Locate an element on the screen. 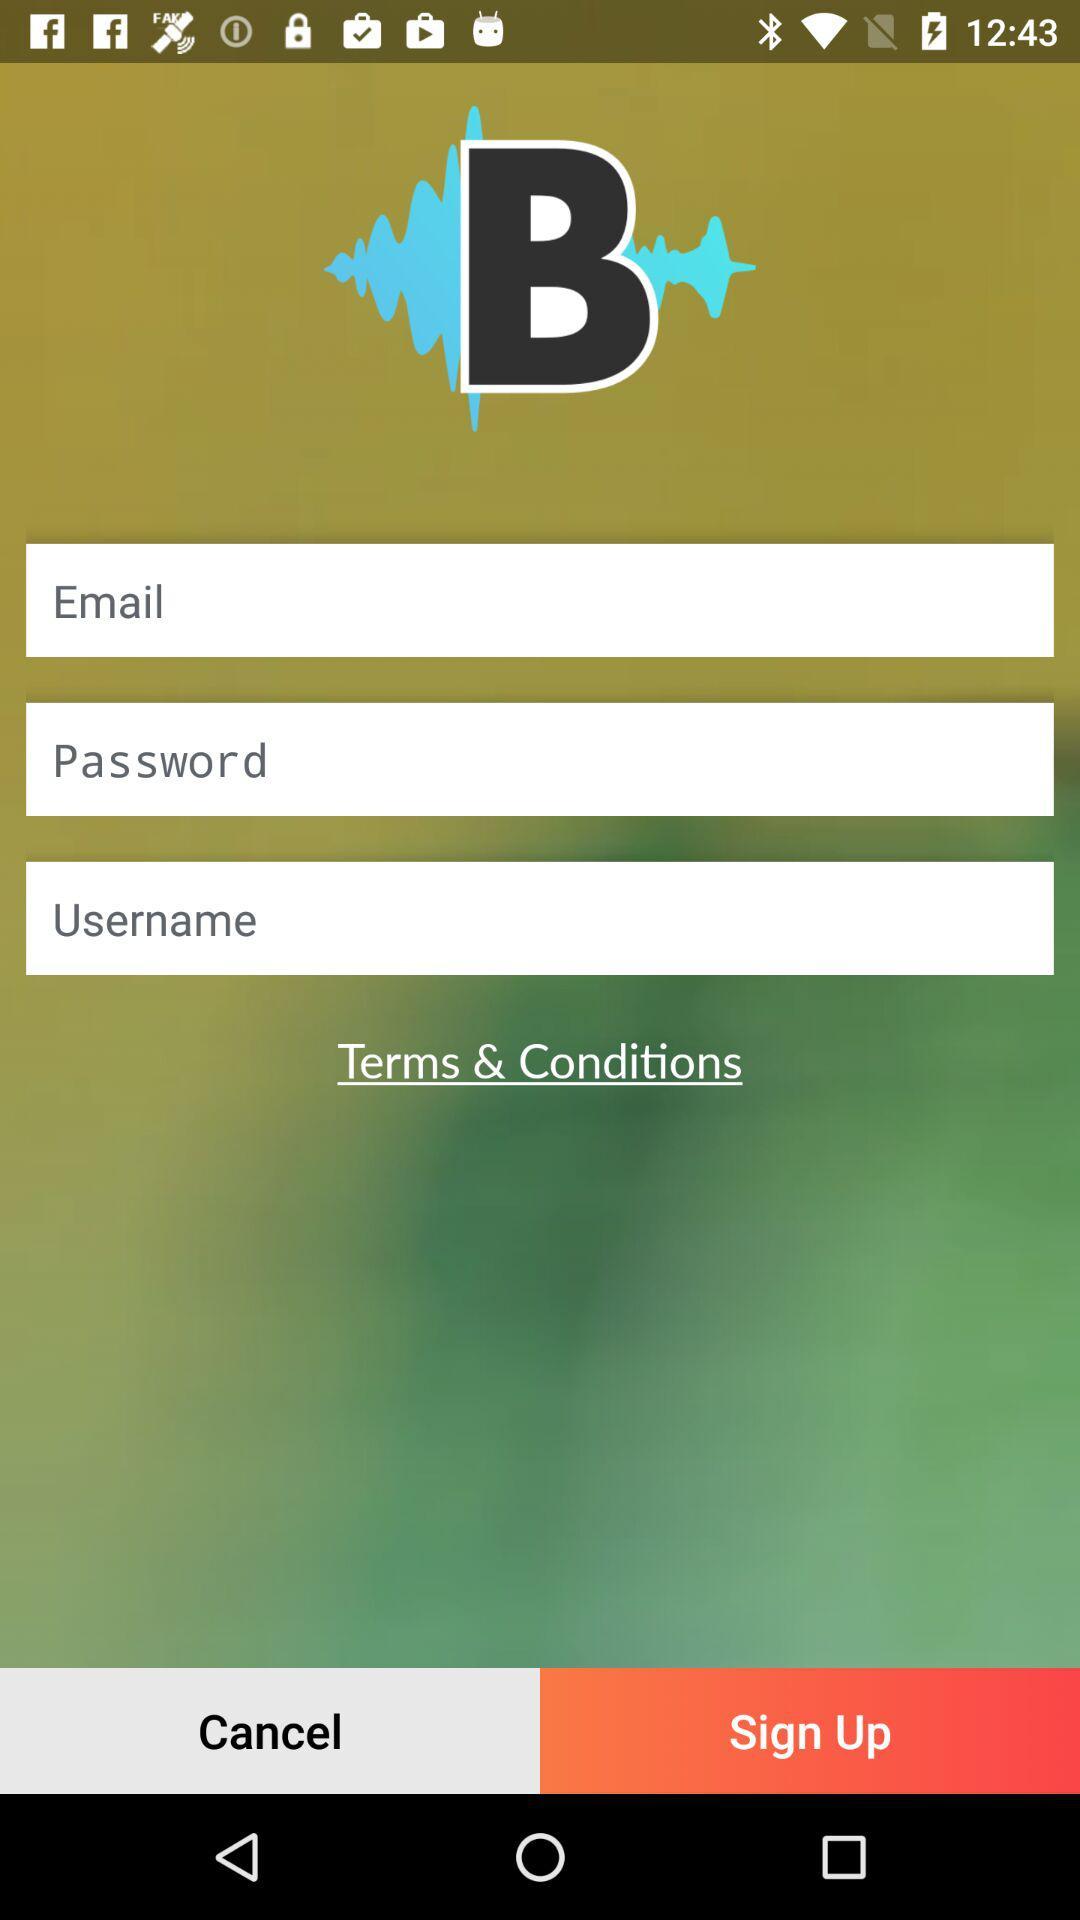  the item below the terms & conditions item is located at coordinates (270, 1730).